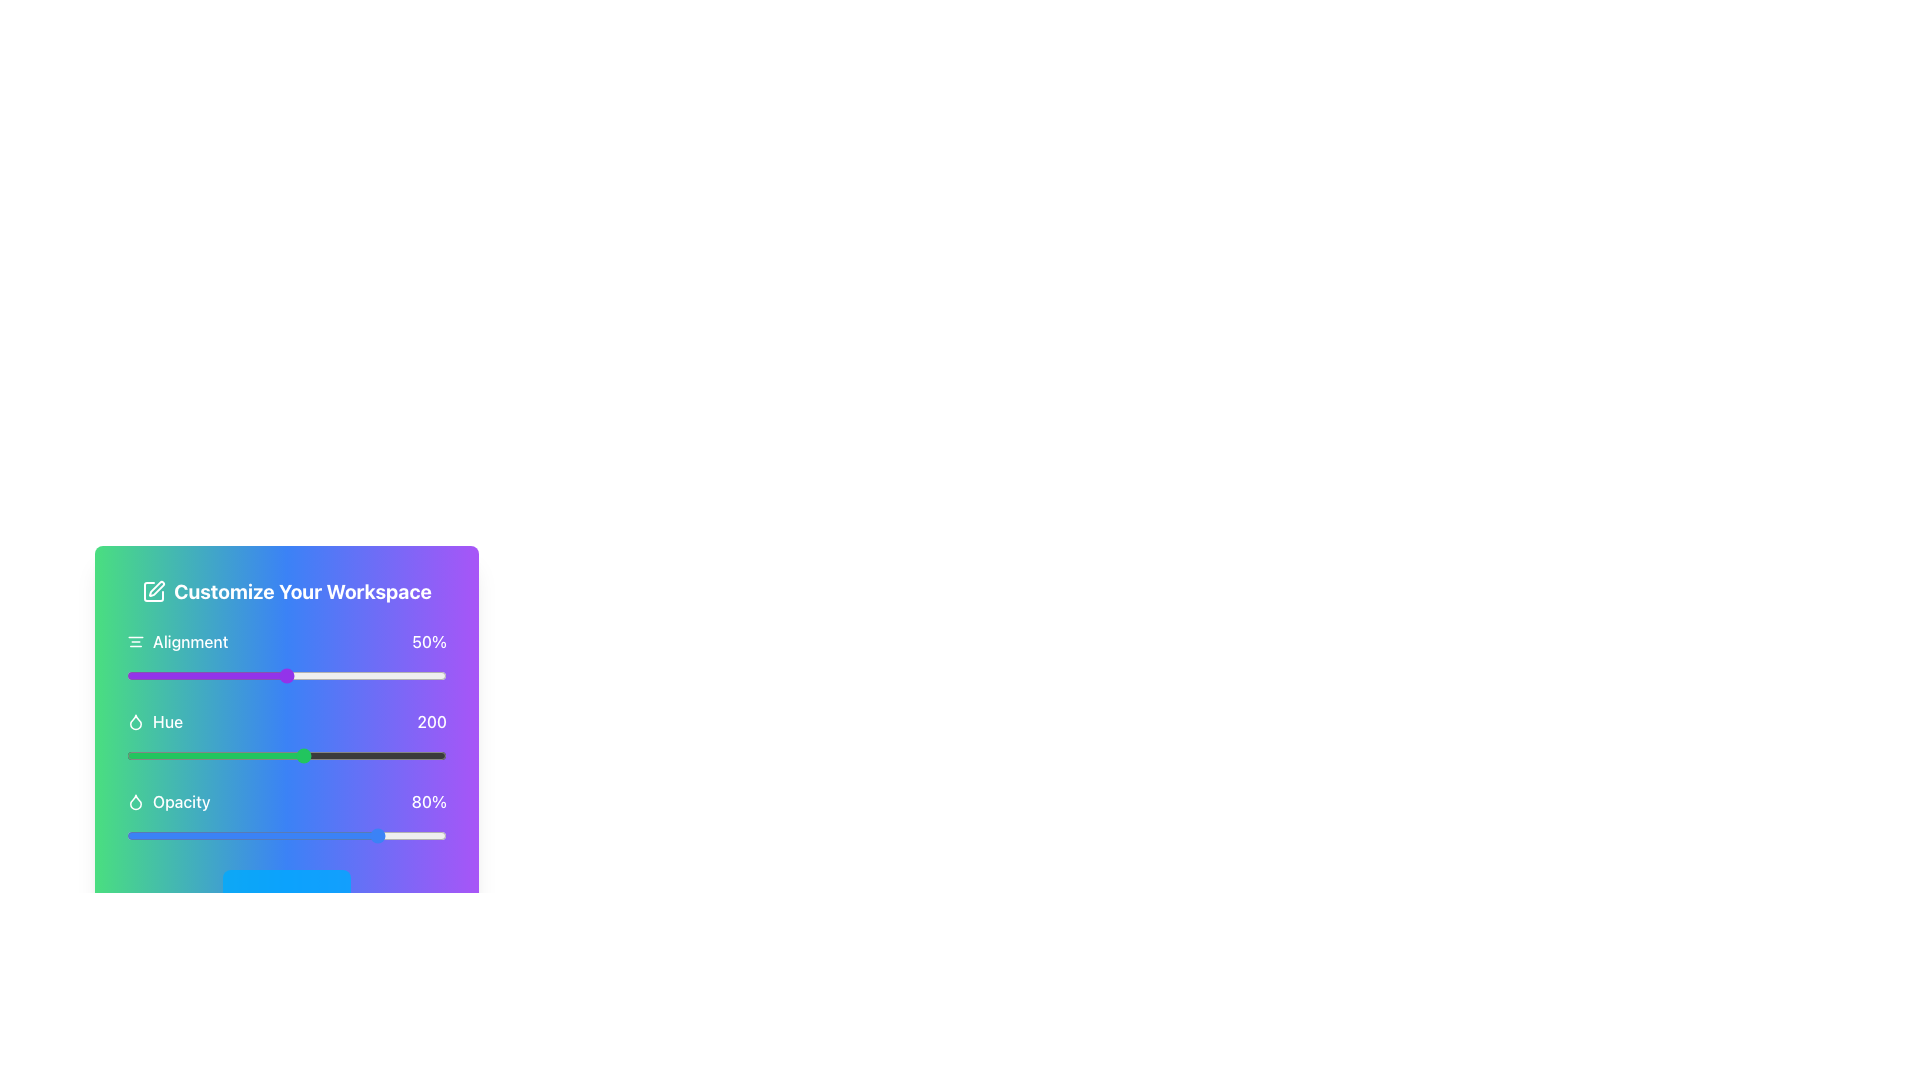 Image resolution: width=1920 pixels, height=1080 pixels. I want to click on the droplet-shaped SVG graphic icon located in the 'Hue' section to the left of the percentage label '200', so click(134, 721).